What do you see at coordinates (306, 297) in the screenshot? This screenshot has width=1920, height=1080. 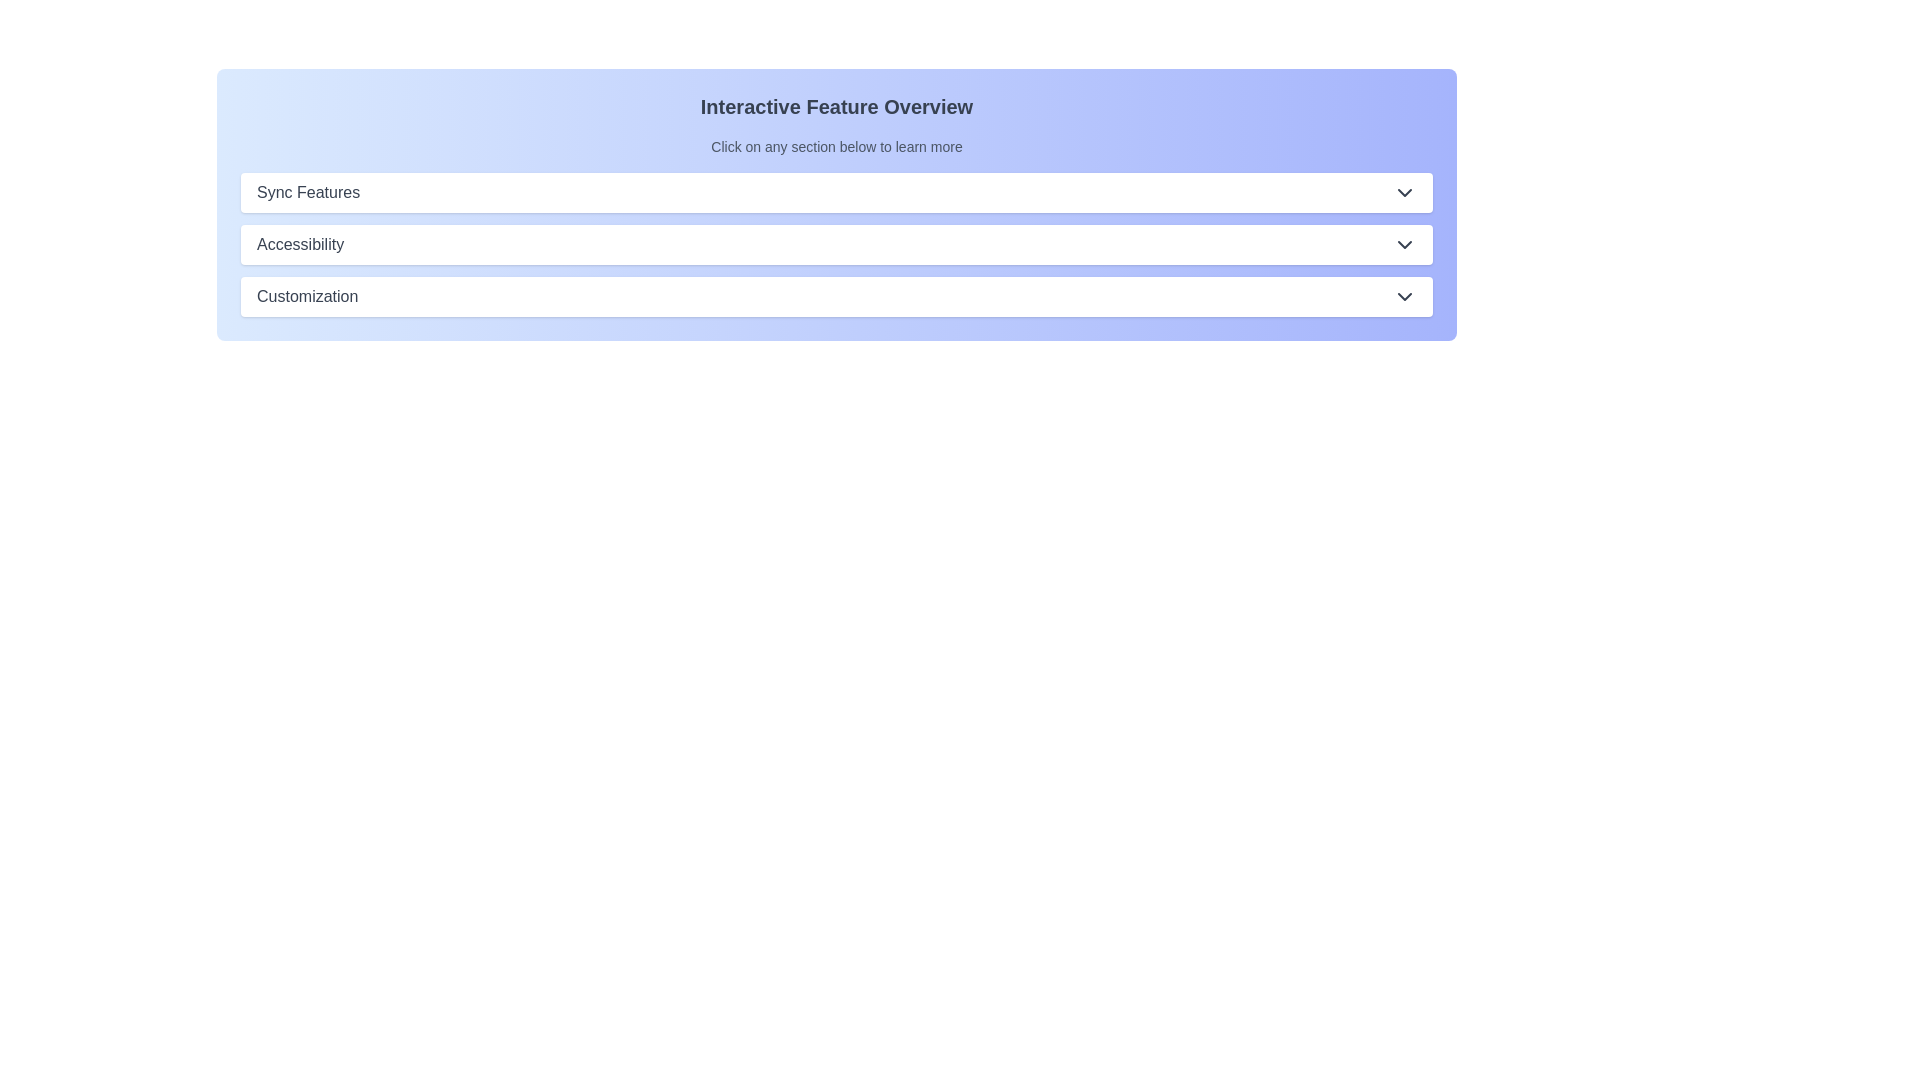 I see `the 'Customization' text label, which is styled in medium font and aligned within a horizontal bar, positioned third in a vertically stacked list of selectable sections` at bounding box center [306, 297].